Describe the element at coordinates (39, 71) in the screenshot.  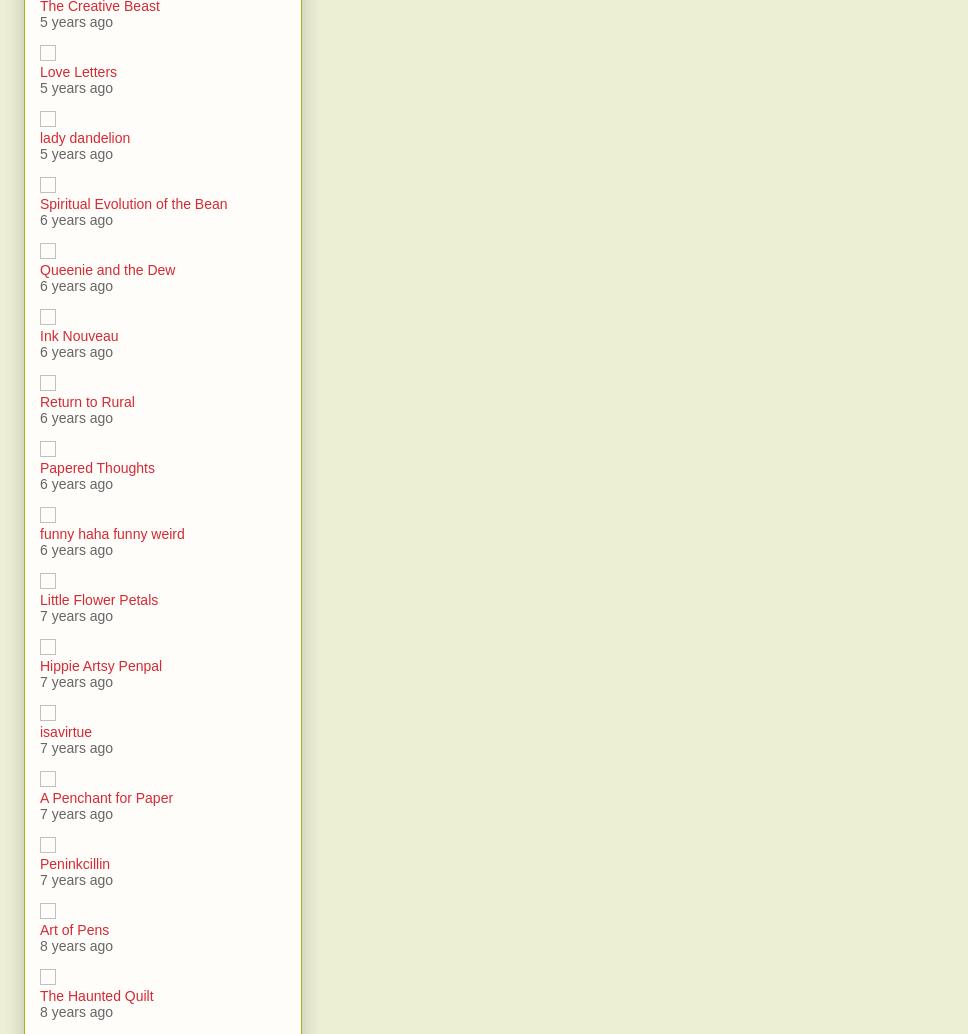
I see `'Love Letters'` at that location.